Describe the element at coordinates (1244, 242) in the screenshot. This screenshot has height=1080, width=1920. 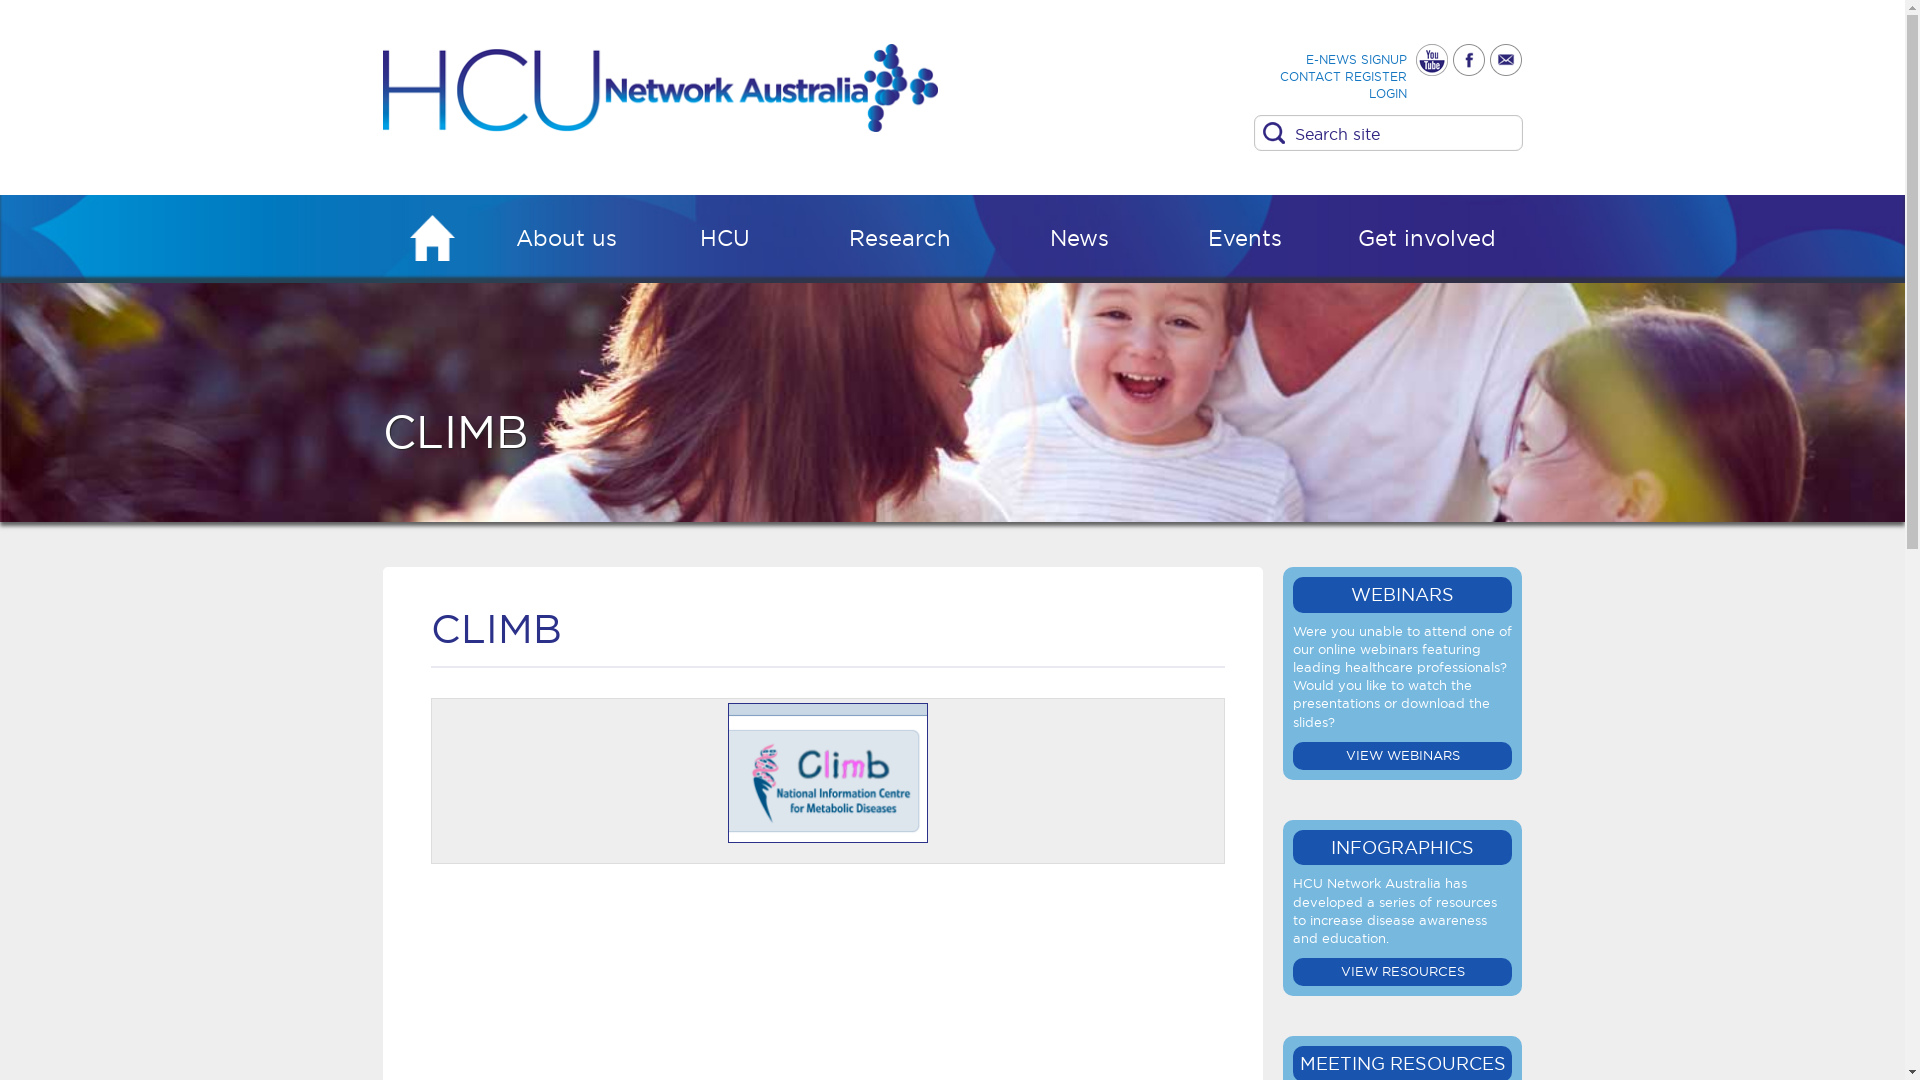
I see `'Events'` at that location.